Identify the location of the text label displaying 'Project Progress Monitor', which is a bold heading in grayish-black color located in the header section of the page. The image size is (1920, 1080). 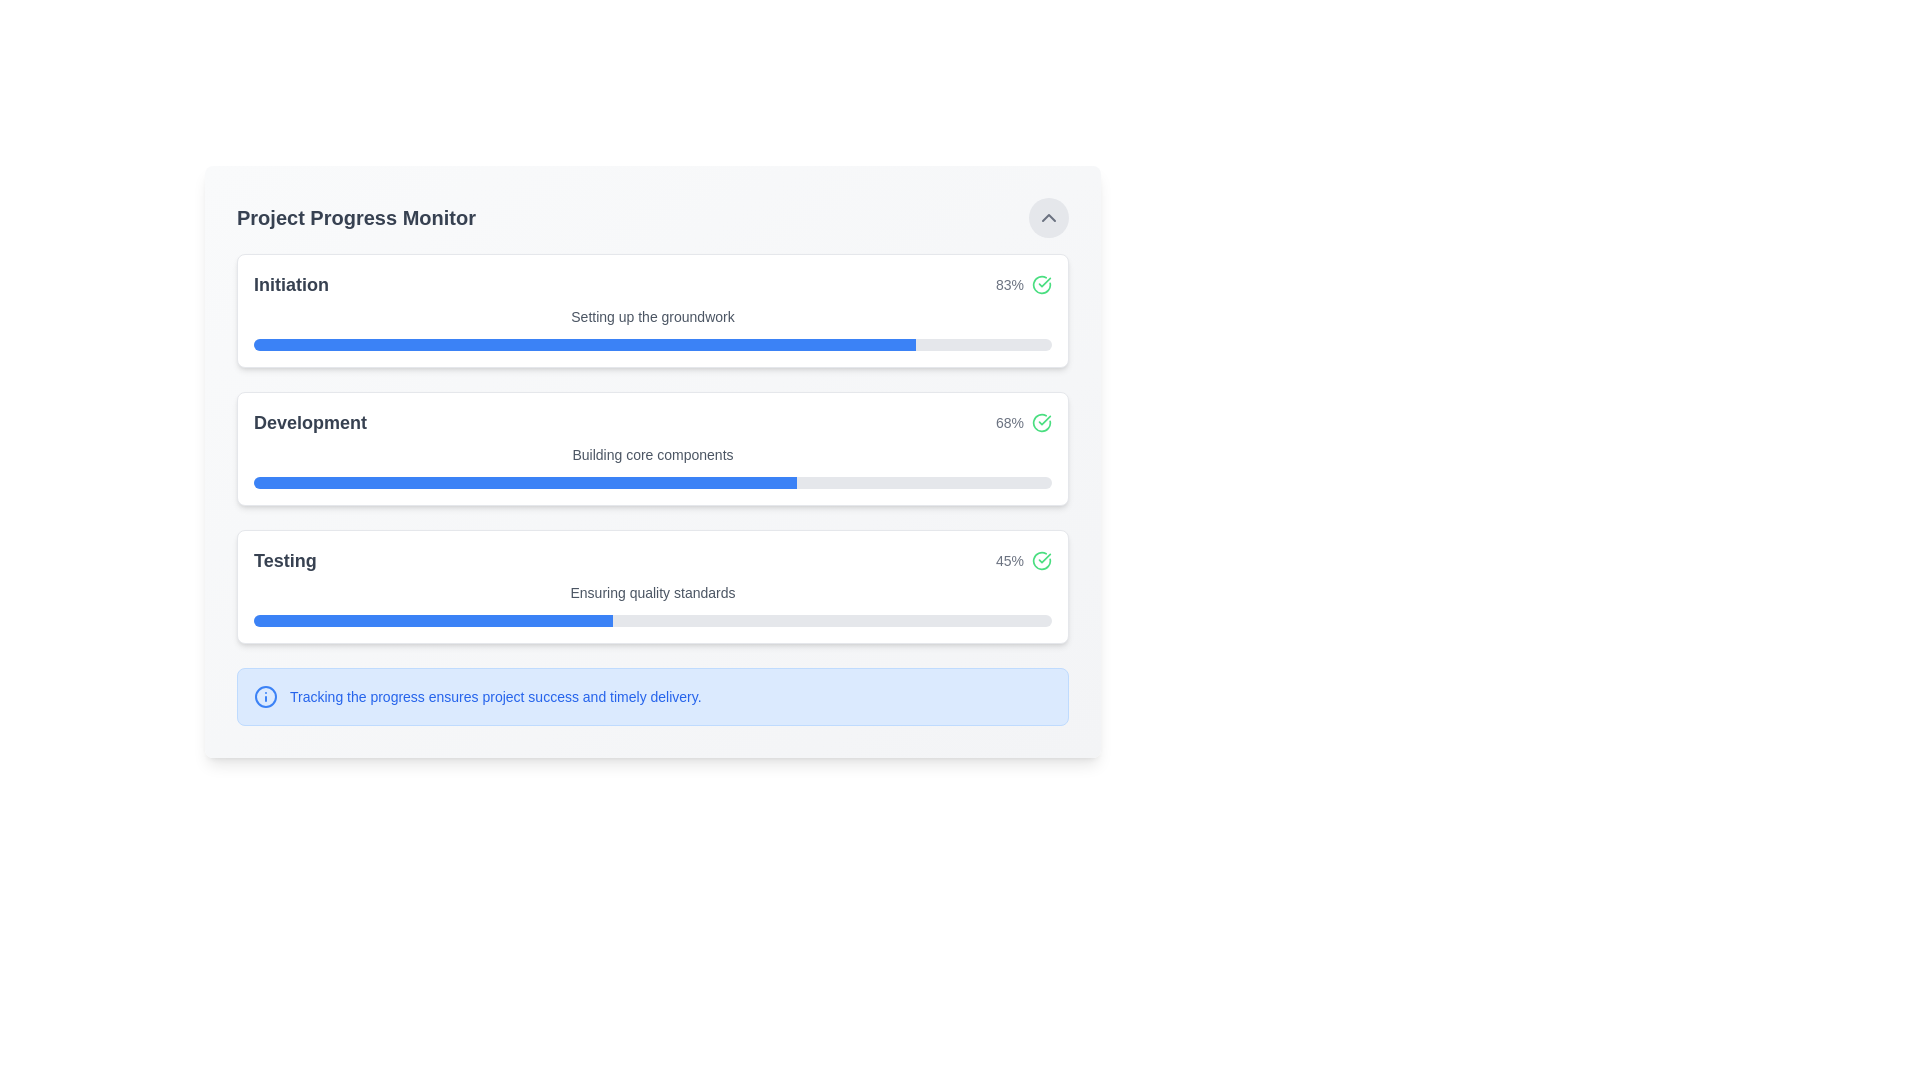
(356, 218).